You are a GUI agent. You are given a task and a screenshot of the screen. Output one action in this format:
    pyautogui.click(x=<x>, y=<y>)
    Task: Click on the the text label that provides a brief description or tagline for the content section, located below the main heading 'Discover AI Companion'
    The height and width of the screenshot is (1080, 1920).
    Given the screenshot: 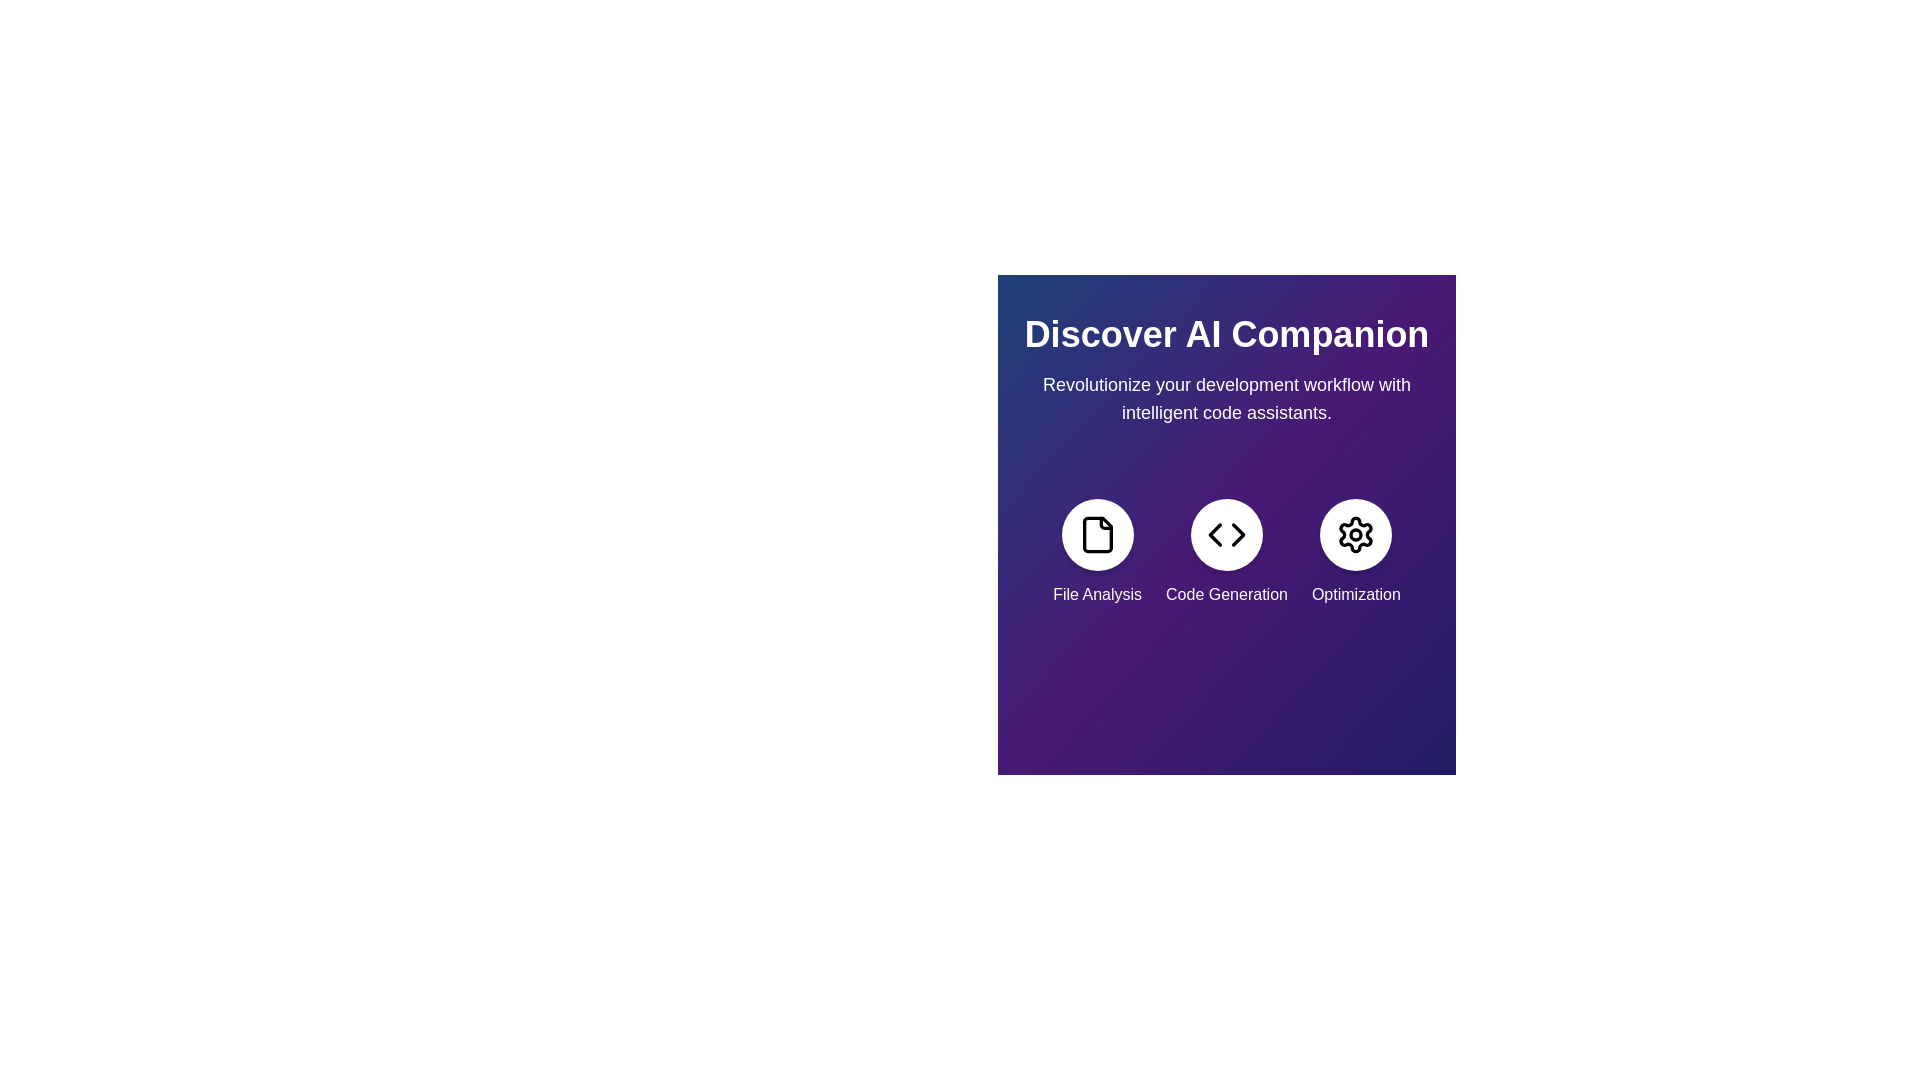 What is the action you would take?
    pyautogui.click(x=1226, y=398)
    